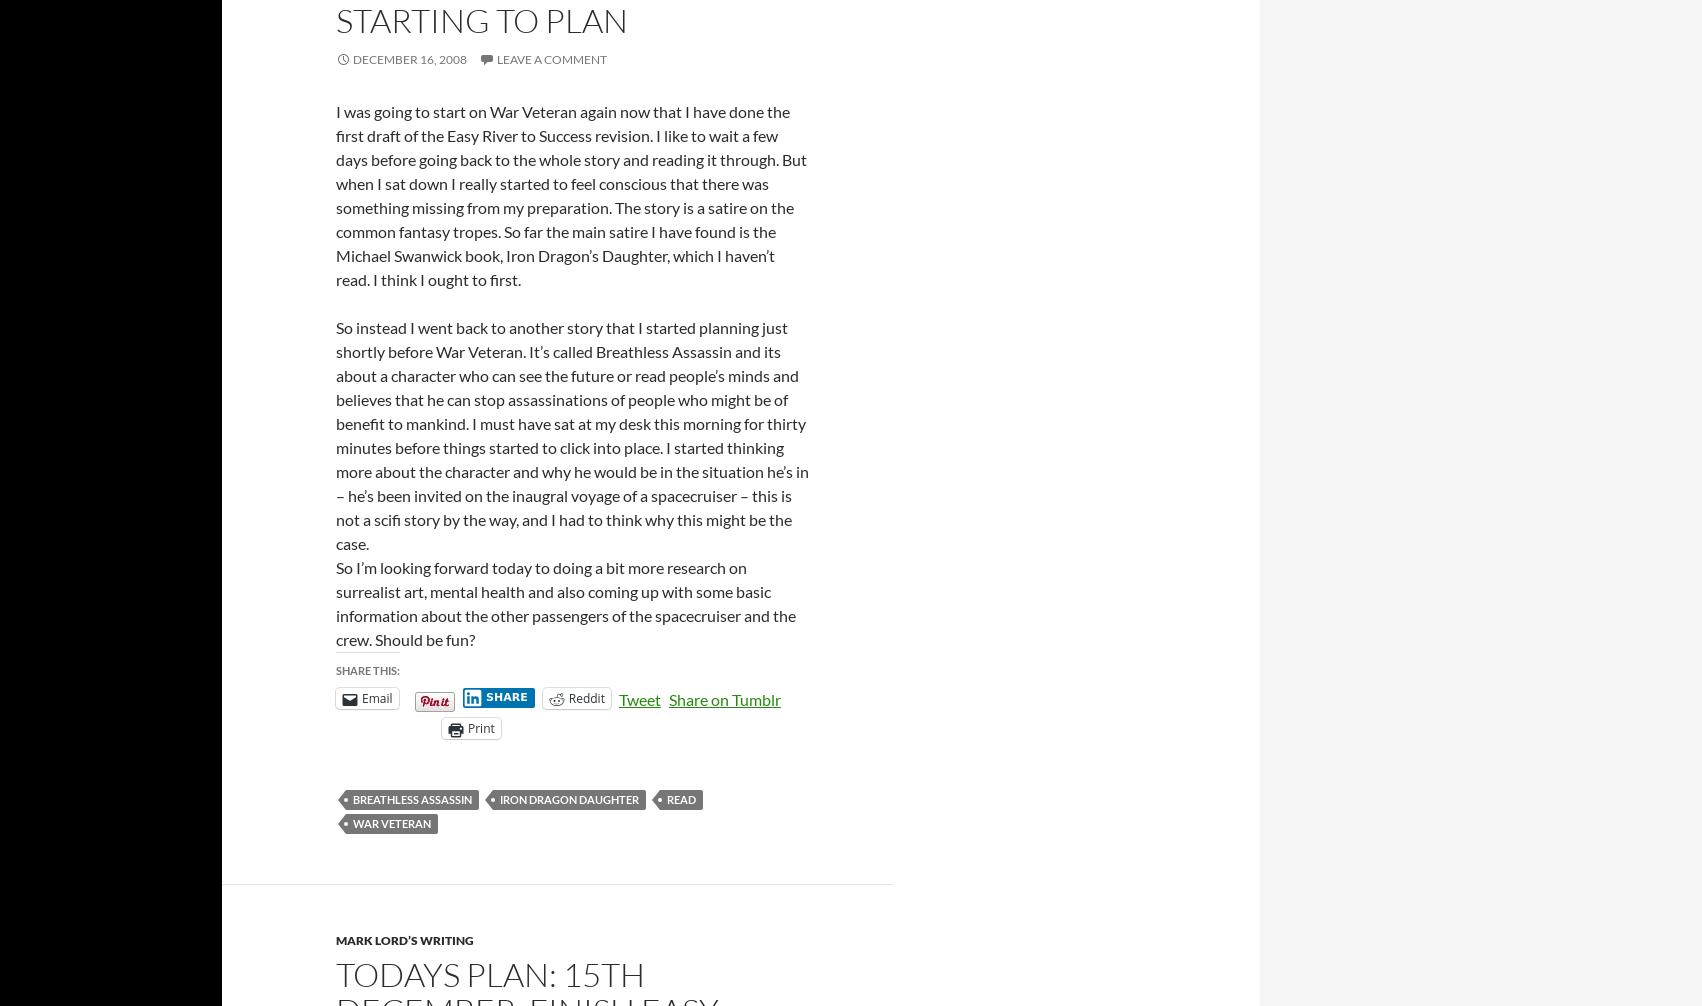 The height and width of the screenshot is (1006, 1702). I want to click on 'Print', so click(467, 728).